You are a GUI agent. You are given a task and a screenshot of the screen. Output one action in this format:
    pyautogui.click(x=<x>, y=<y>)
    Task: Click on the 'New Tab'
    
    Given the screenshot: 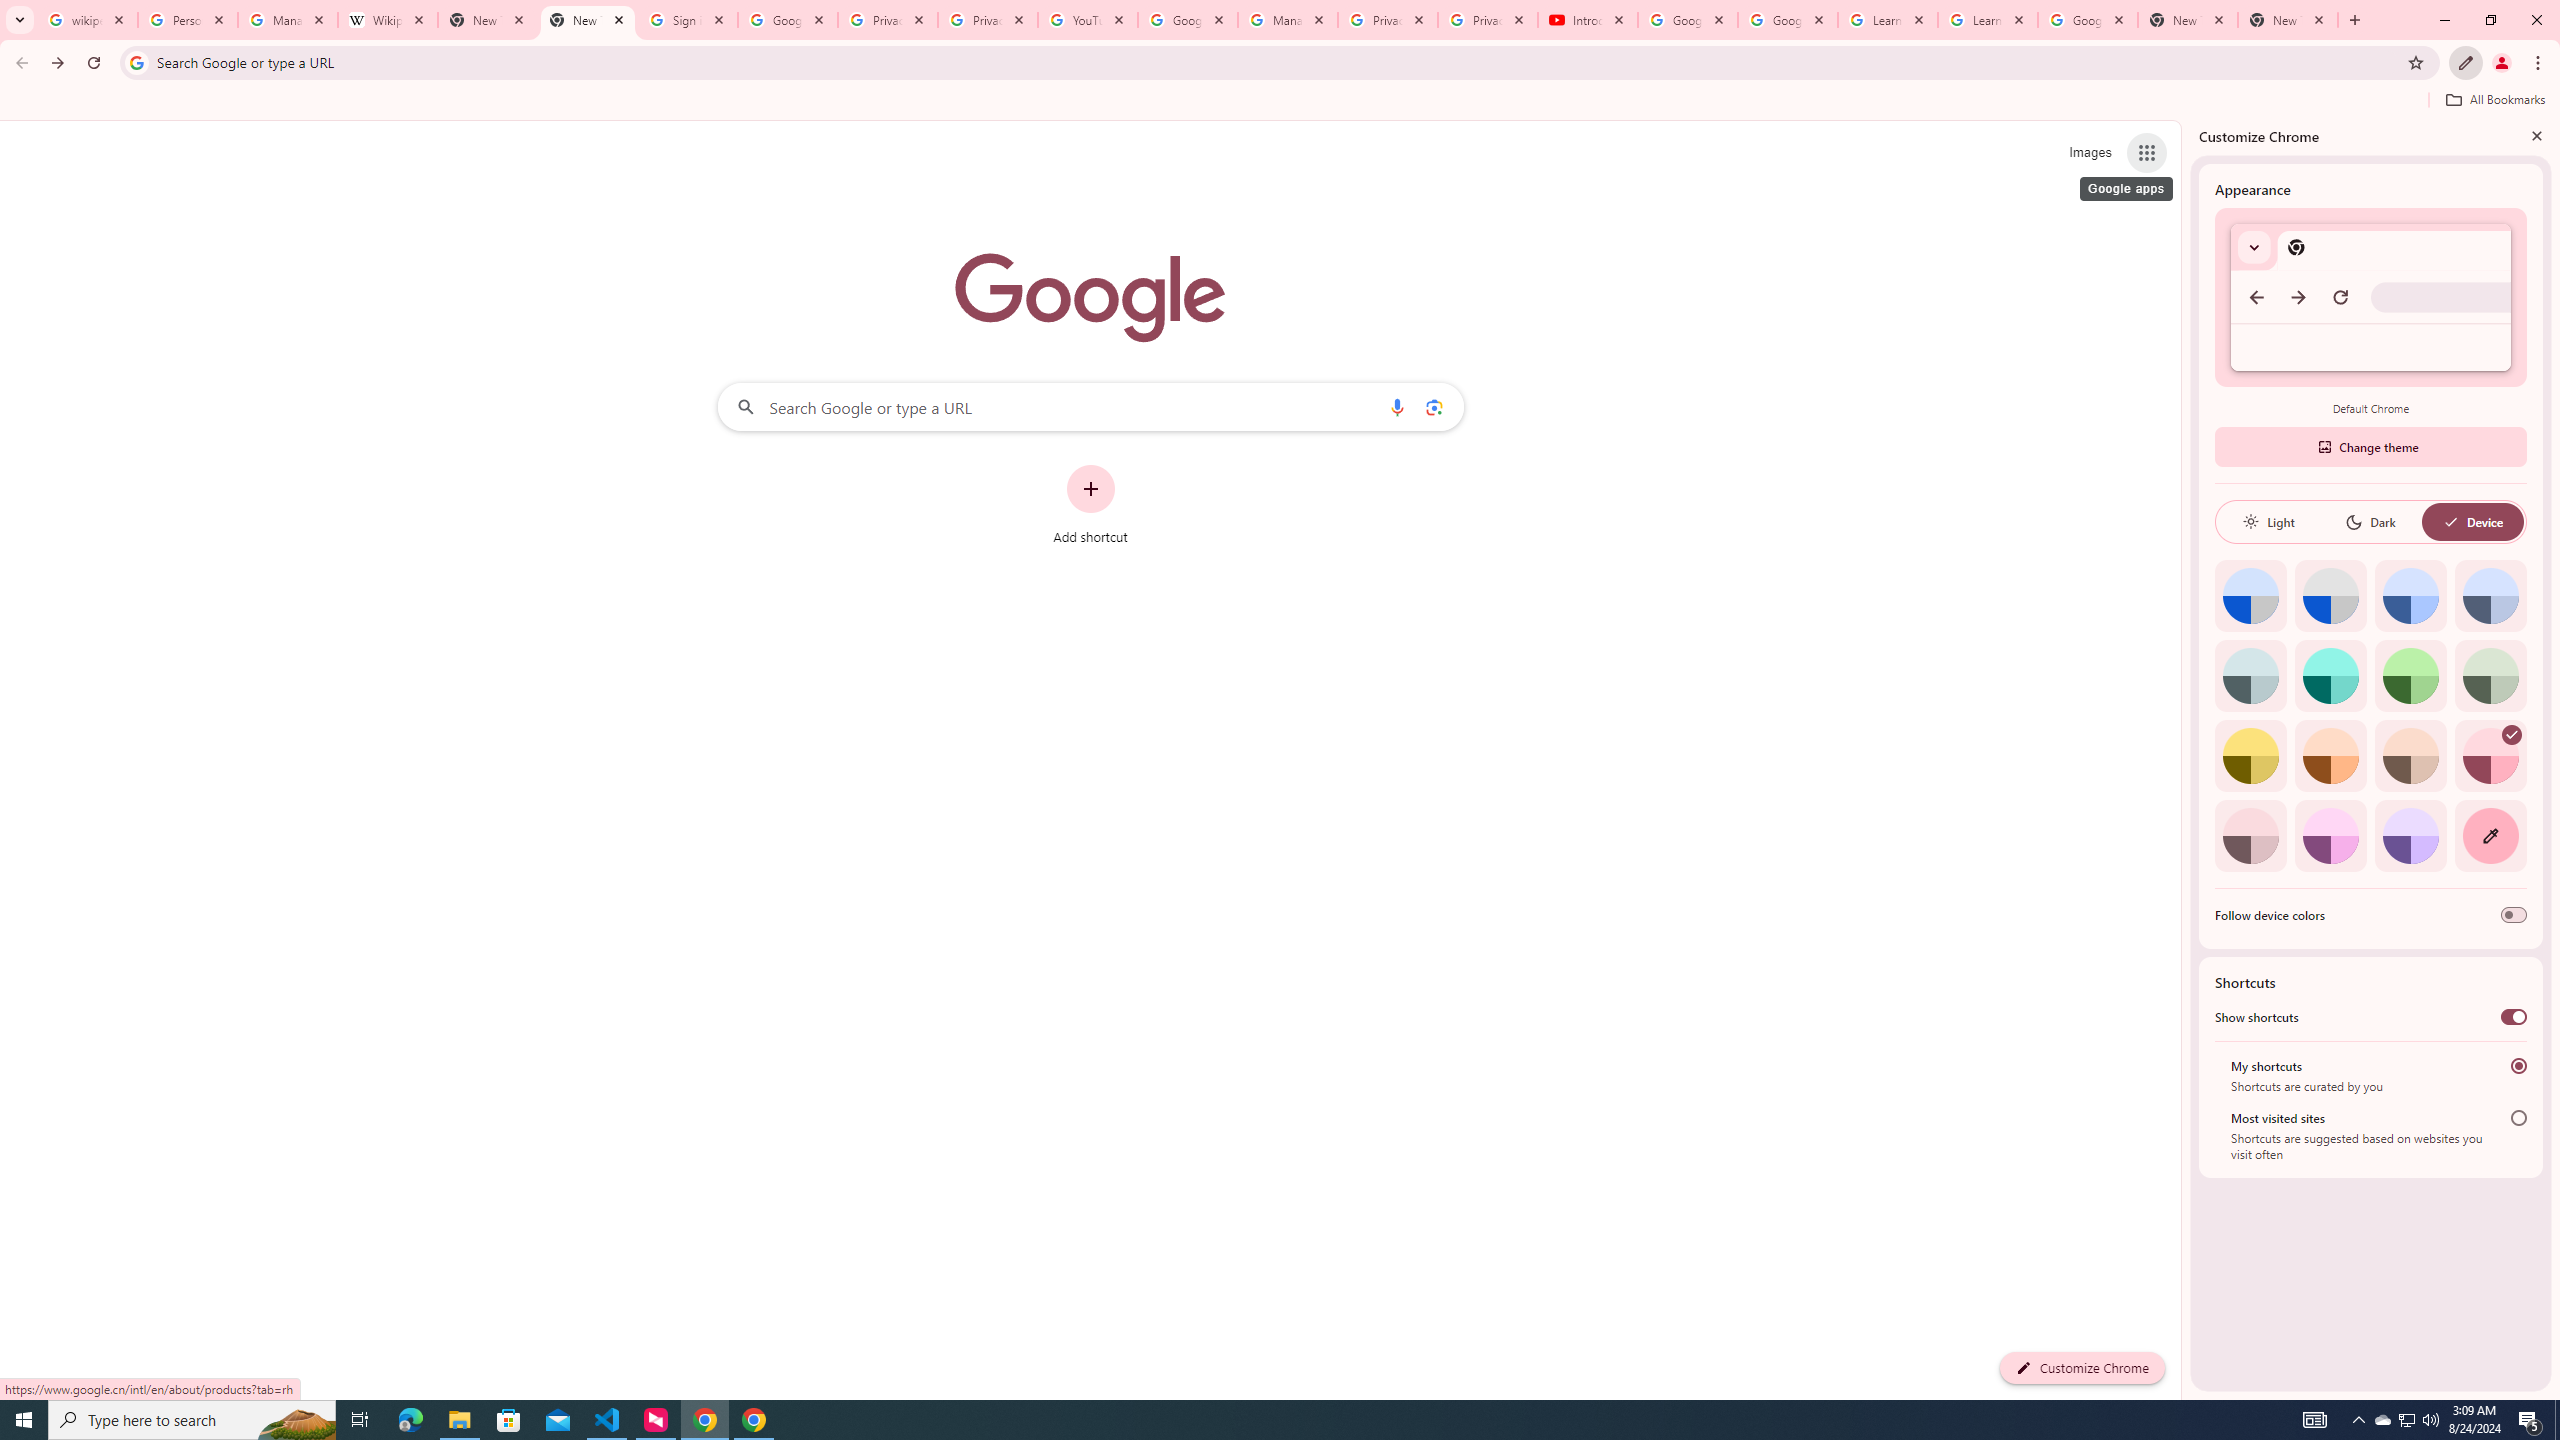 What is the action you would take?
    pyautogui.click(x=2287, y=19)
    